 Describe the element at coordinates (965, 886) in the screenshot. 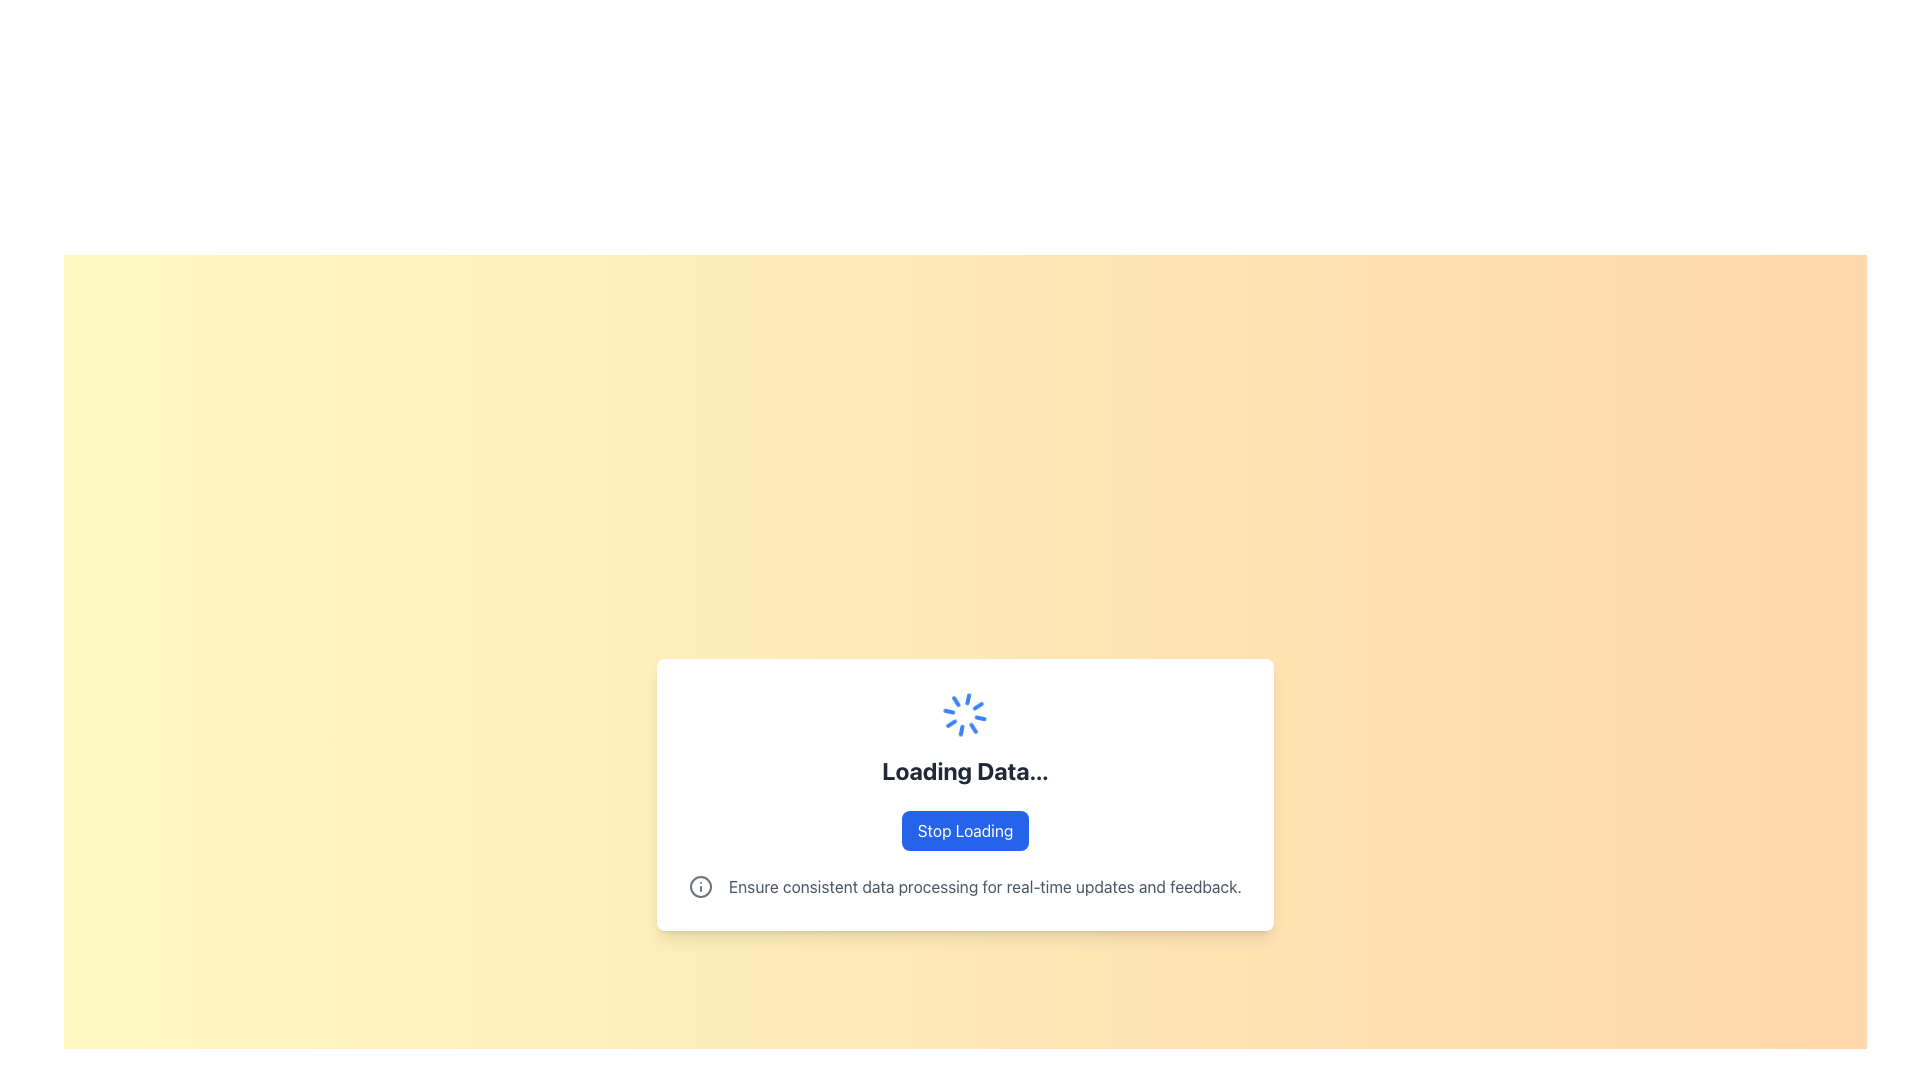

I see `the informational text area that says 'Ensure consistent data processing for real-time updates and feedback.' to possibly reveal further detailed information` at that location.